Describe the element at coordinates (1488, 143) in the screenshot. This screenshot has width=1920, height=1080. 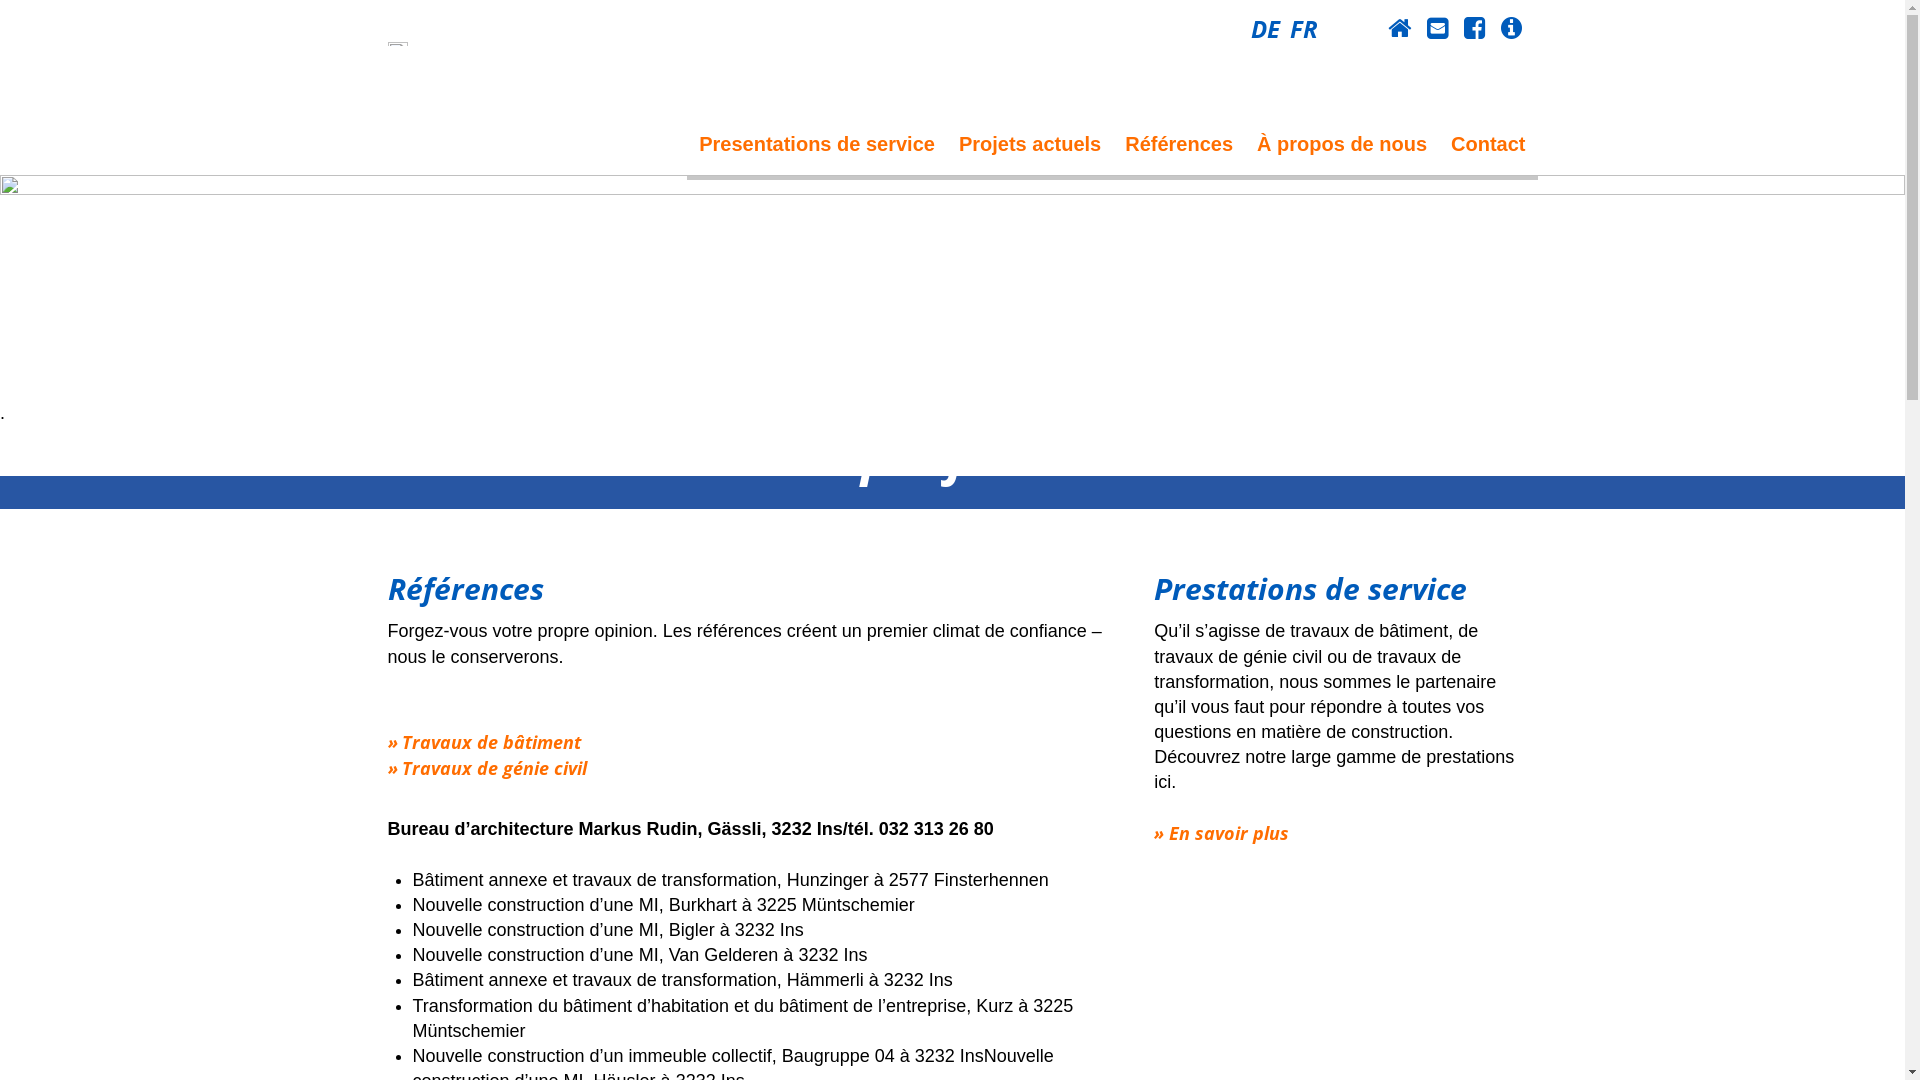
I see `'Contact'` at that location.